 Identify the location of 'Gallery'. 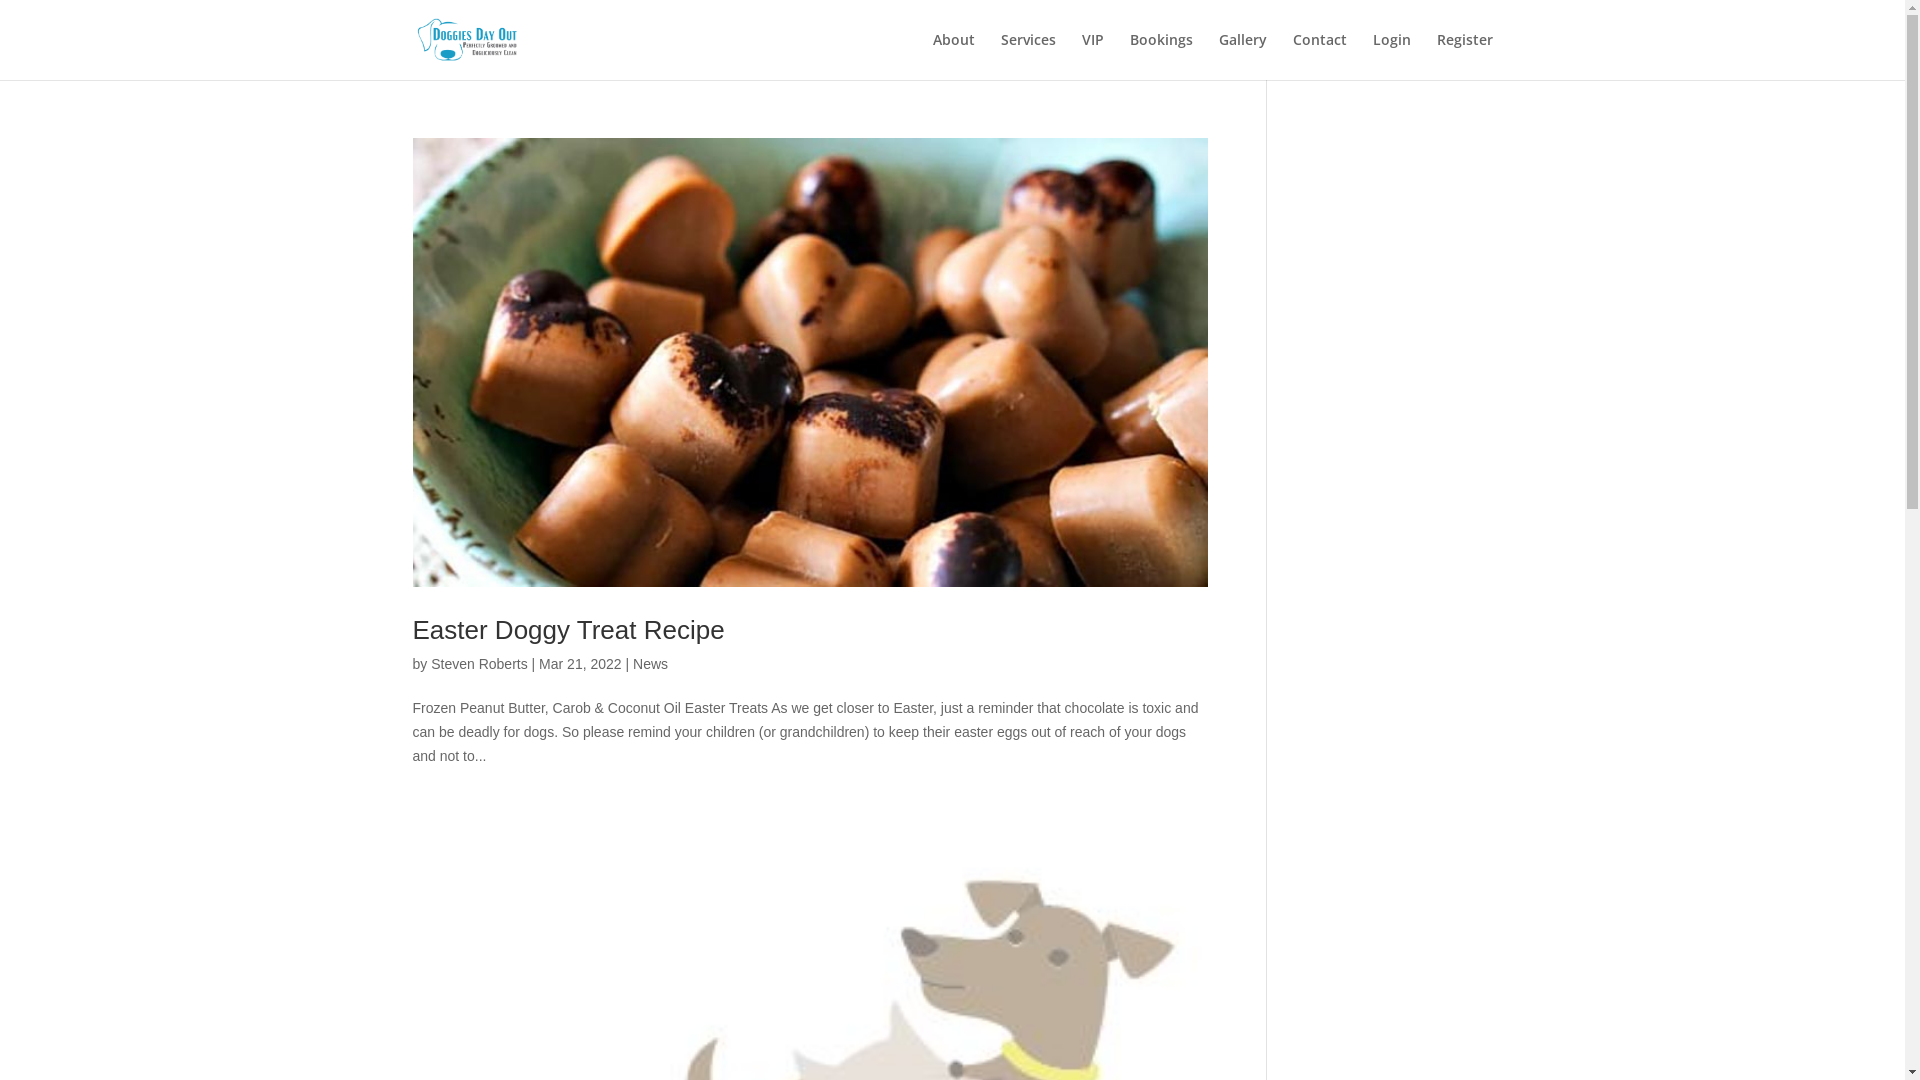
(1217, 55).